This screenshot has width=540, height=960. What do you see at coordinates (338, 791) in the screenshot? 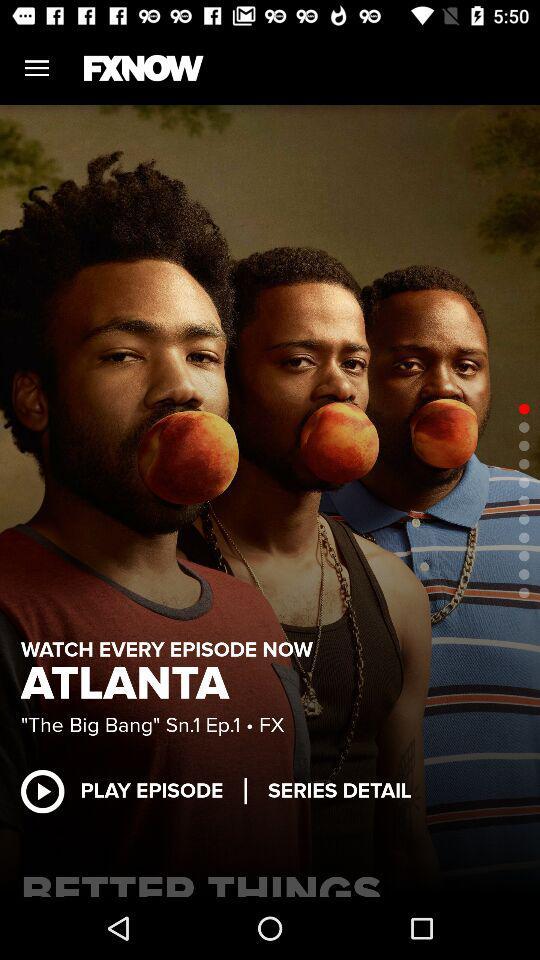
I see `series detail item` at bounding box center [338, 791].